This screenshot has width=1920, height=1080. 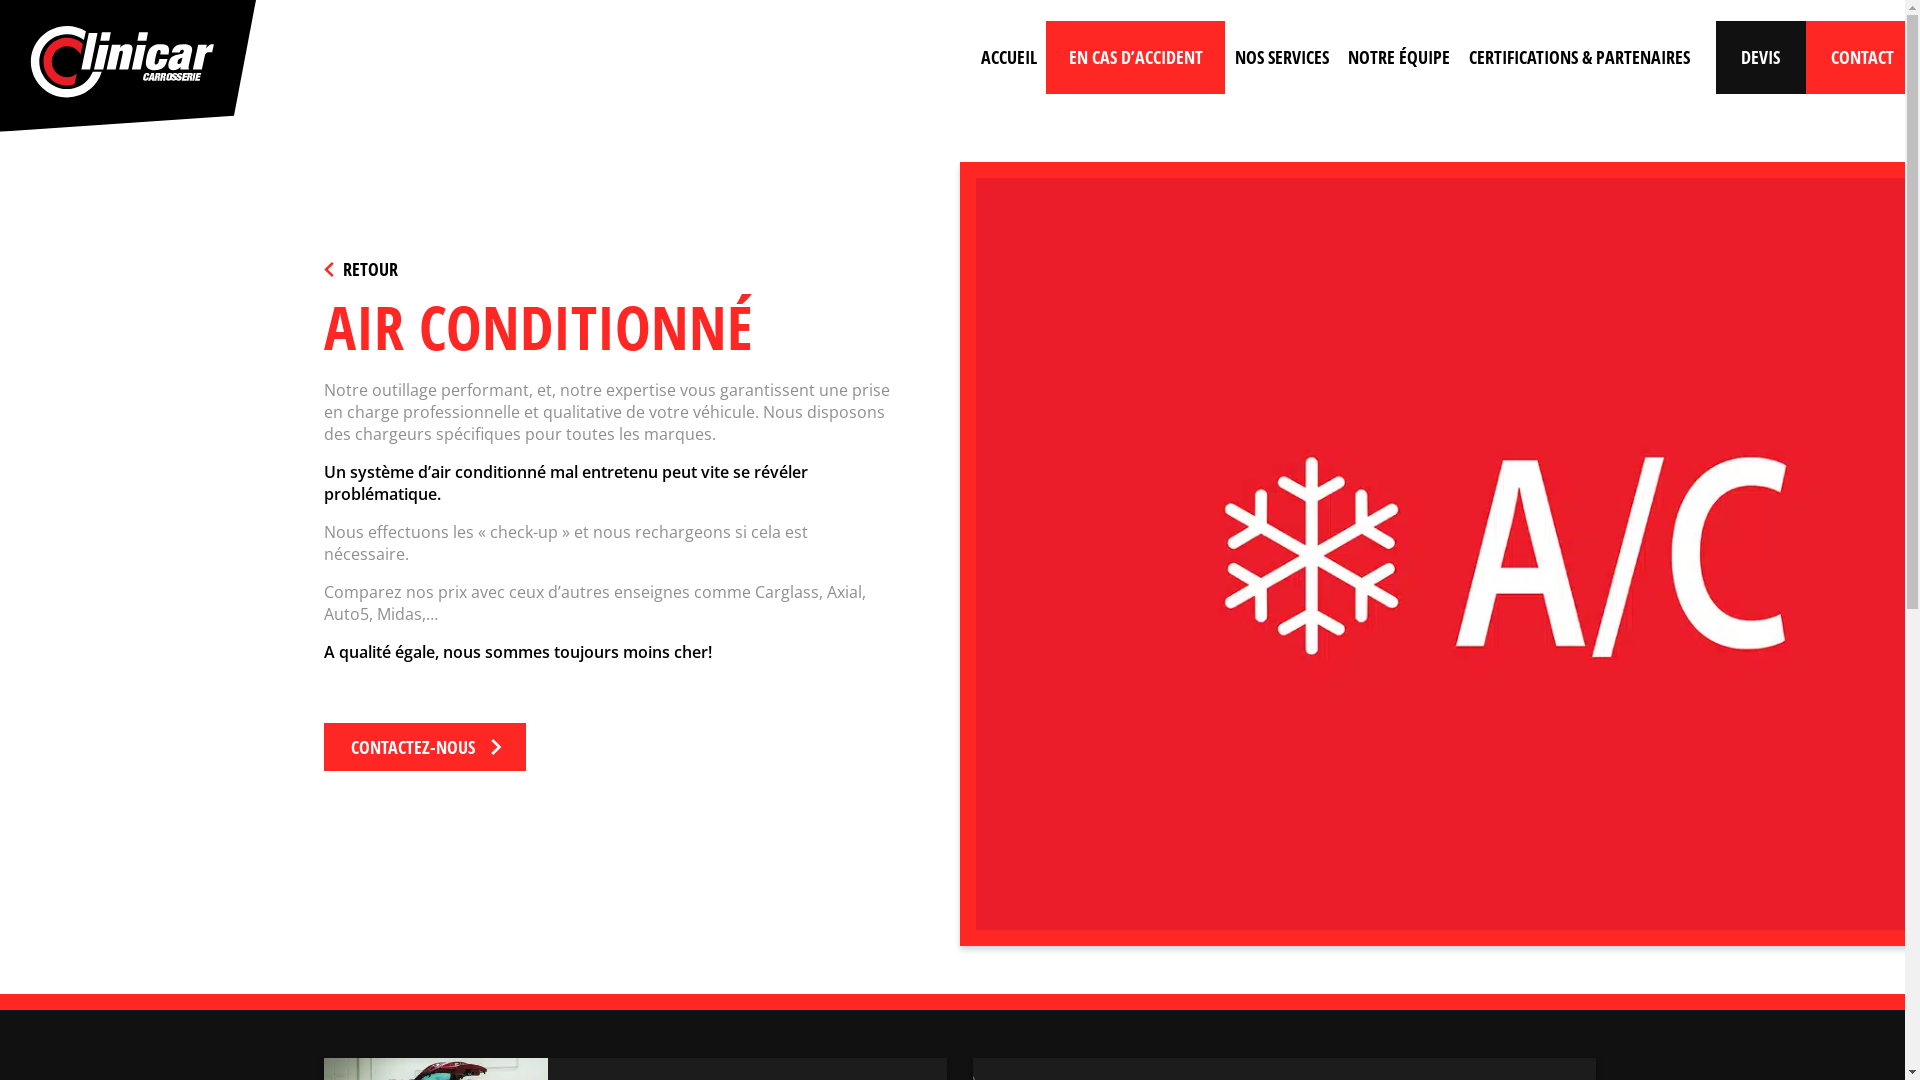 I want to click on 'CONTACTEZ-NOUS', so click(x=424, y=747).